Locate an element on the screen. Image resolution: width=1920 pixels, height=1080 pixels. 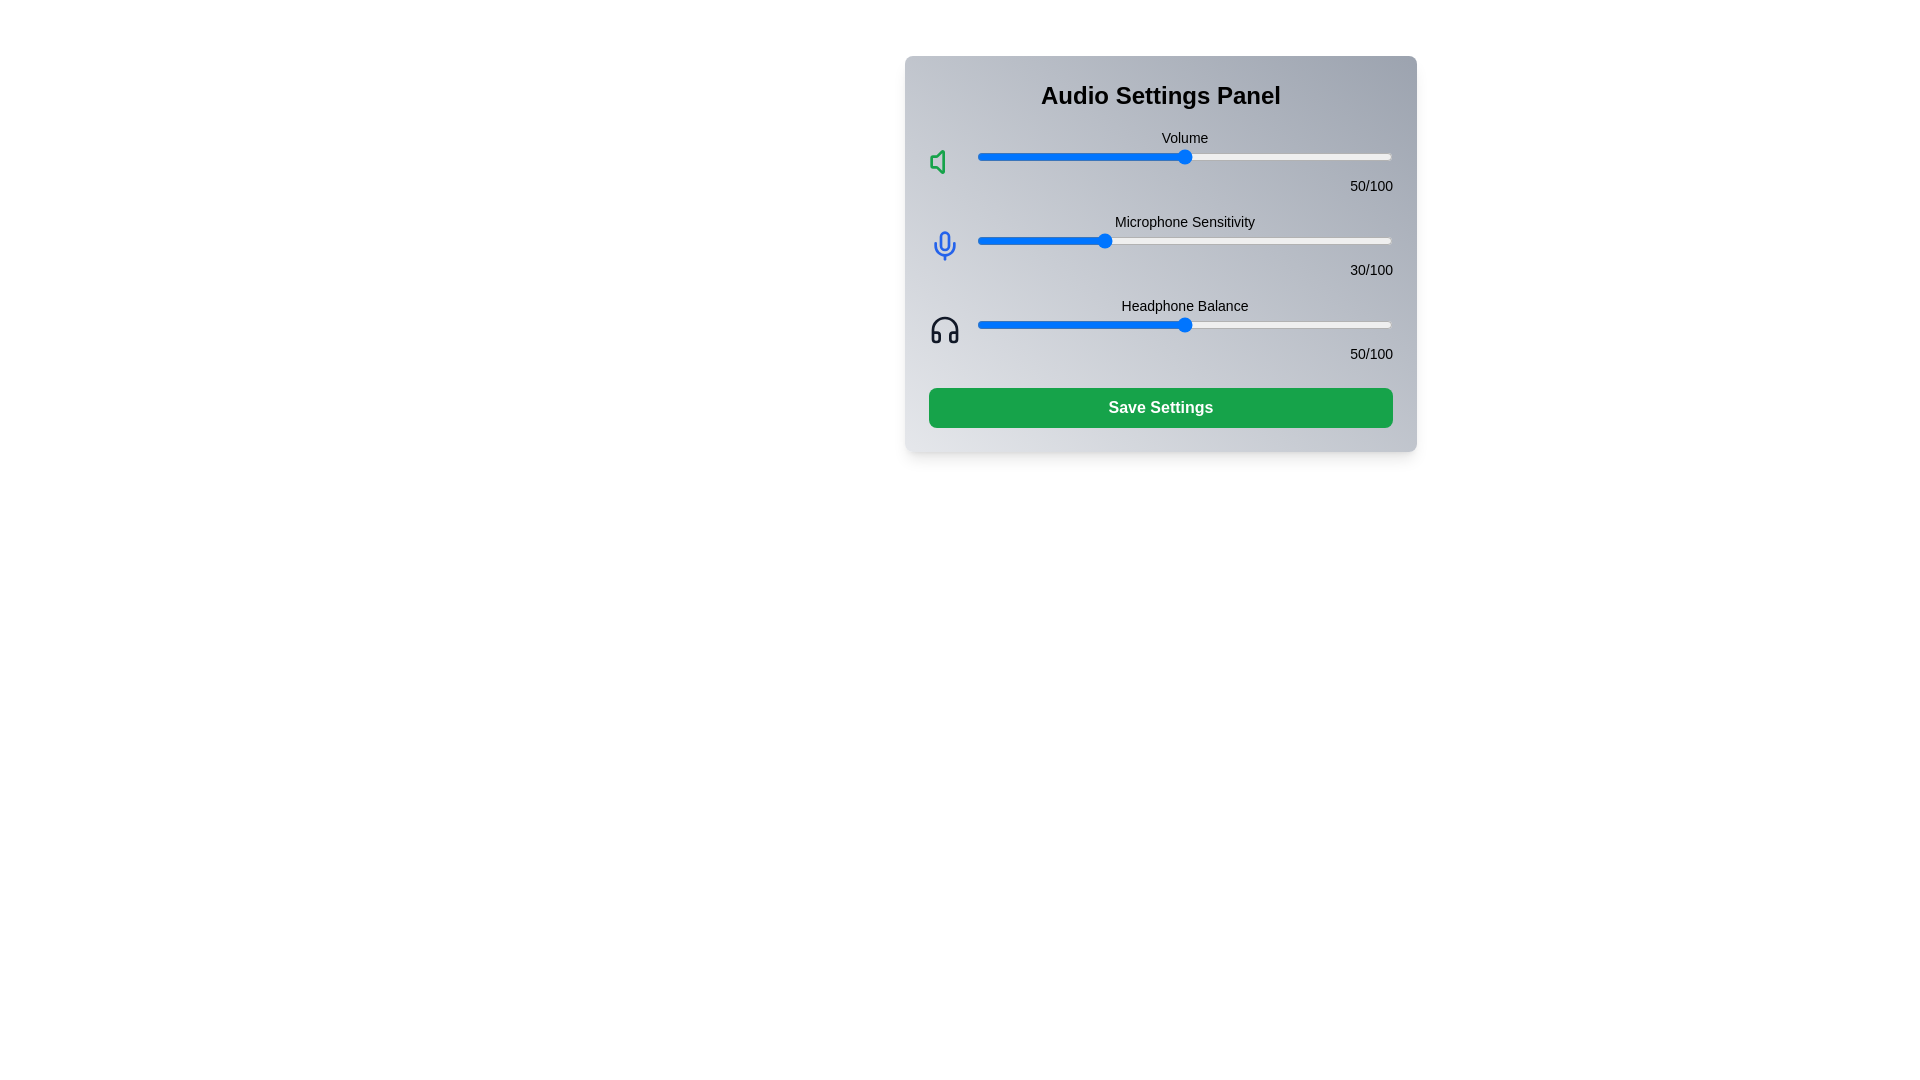
the headphone balance is located at coordinates (1375, 323).